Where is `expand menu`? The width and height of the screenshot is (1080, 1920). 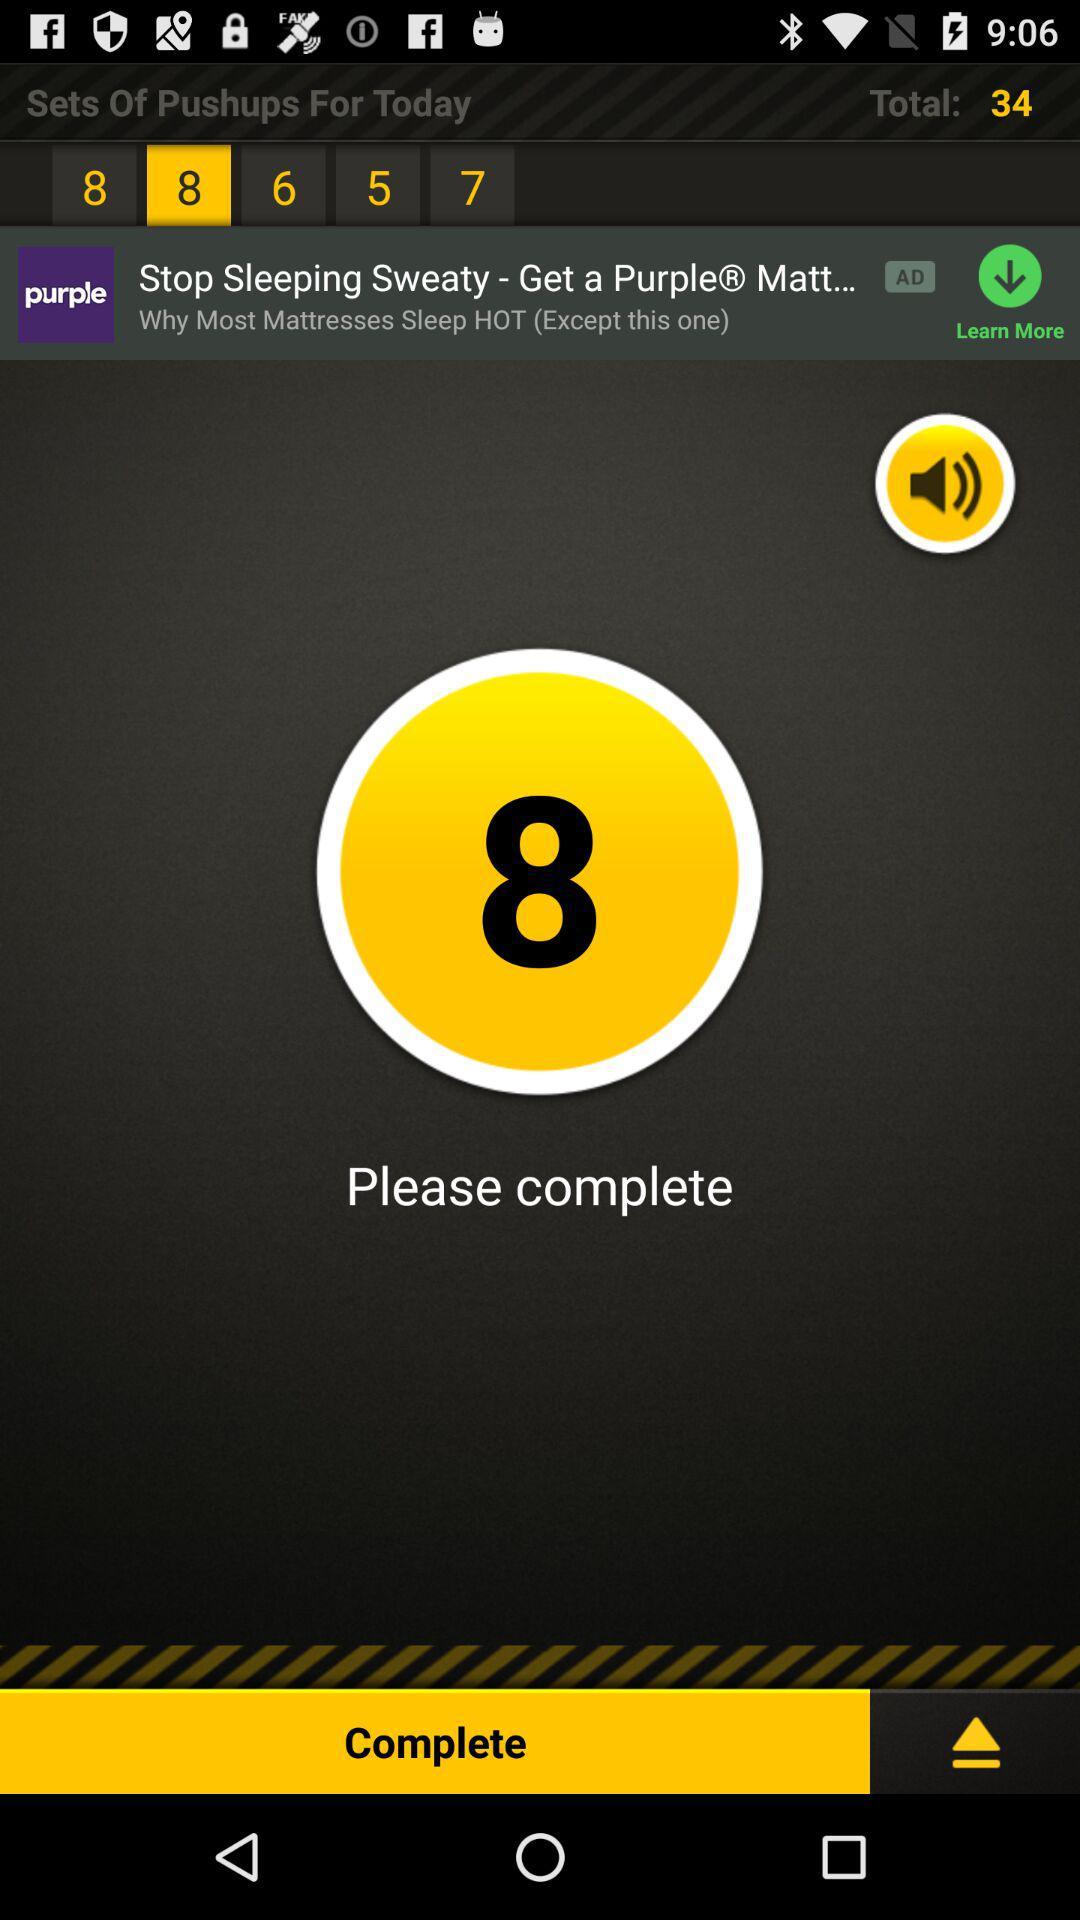
expand menu is located at coordinates (974, 1732).